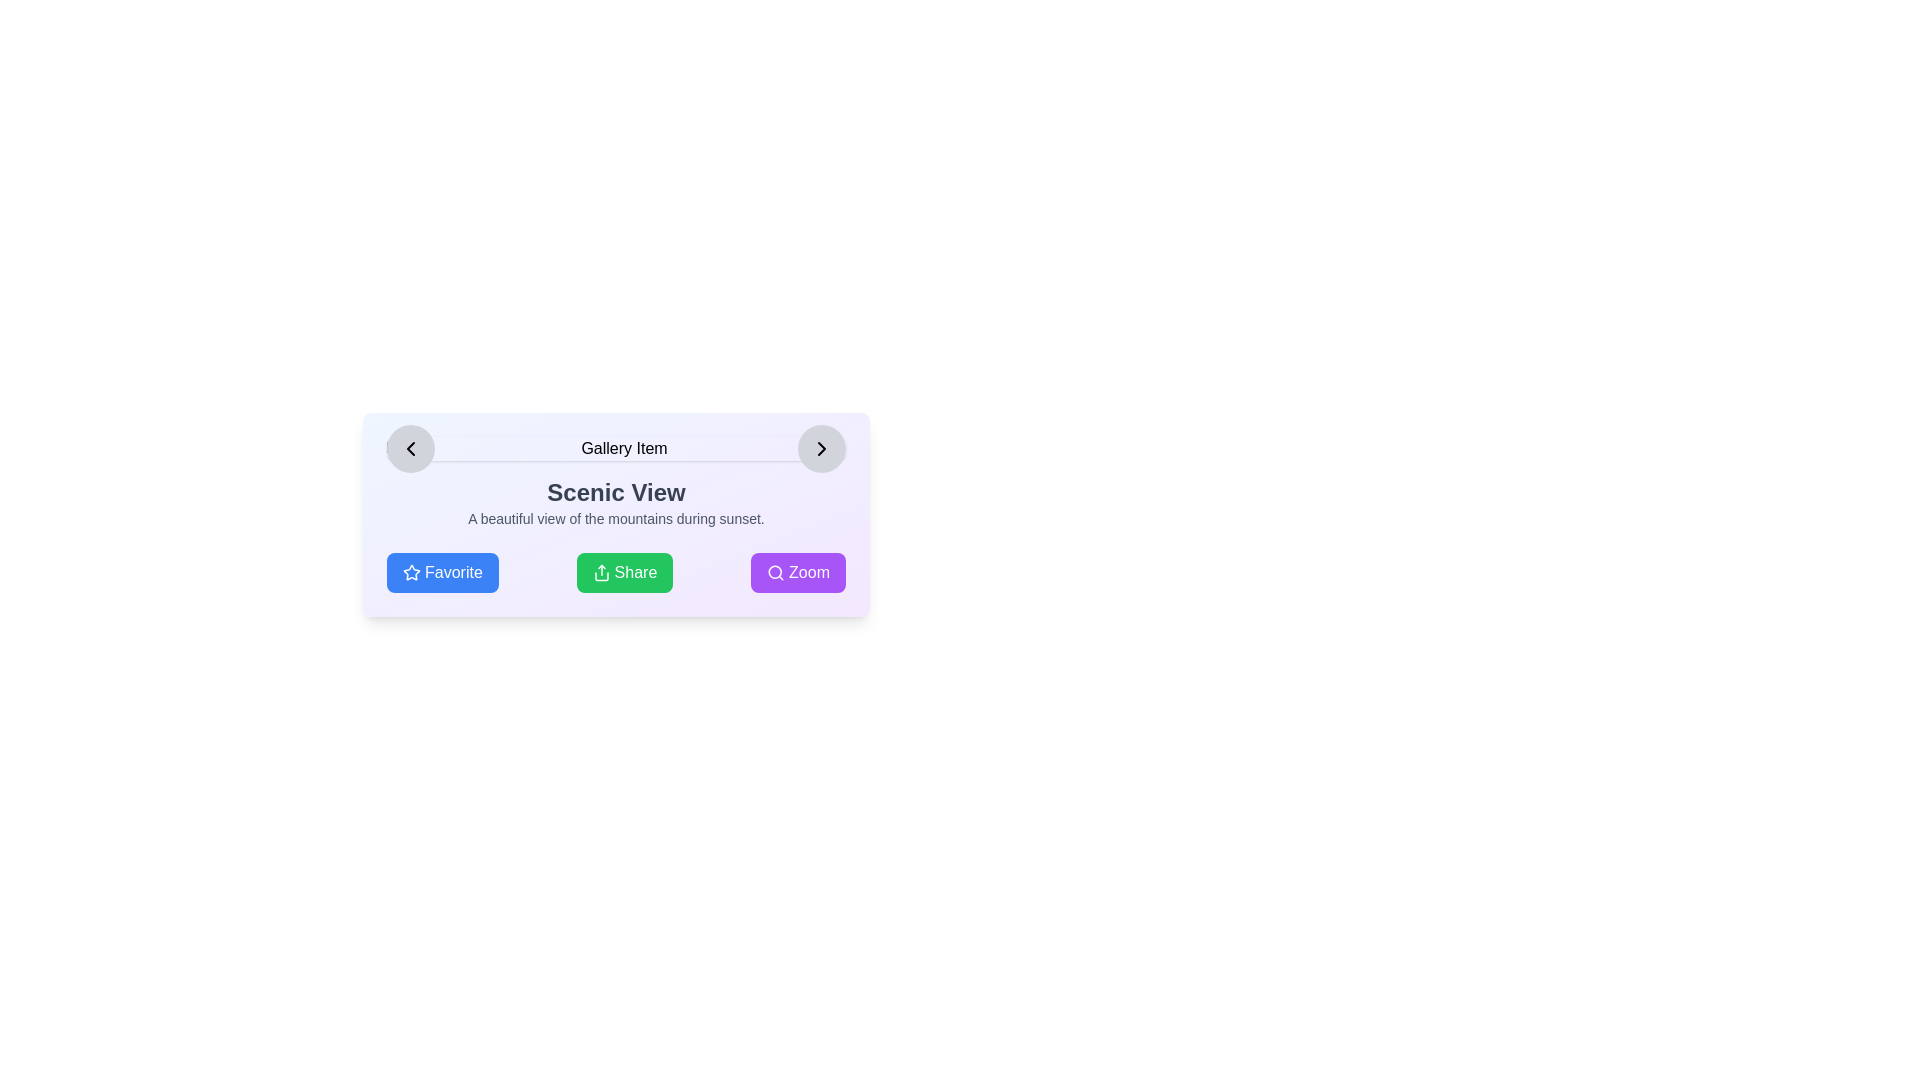  Describe the element at coordinates (410, 447) in the screenshot. I see `the left navigation button` at that location.